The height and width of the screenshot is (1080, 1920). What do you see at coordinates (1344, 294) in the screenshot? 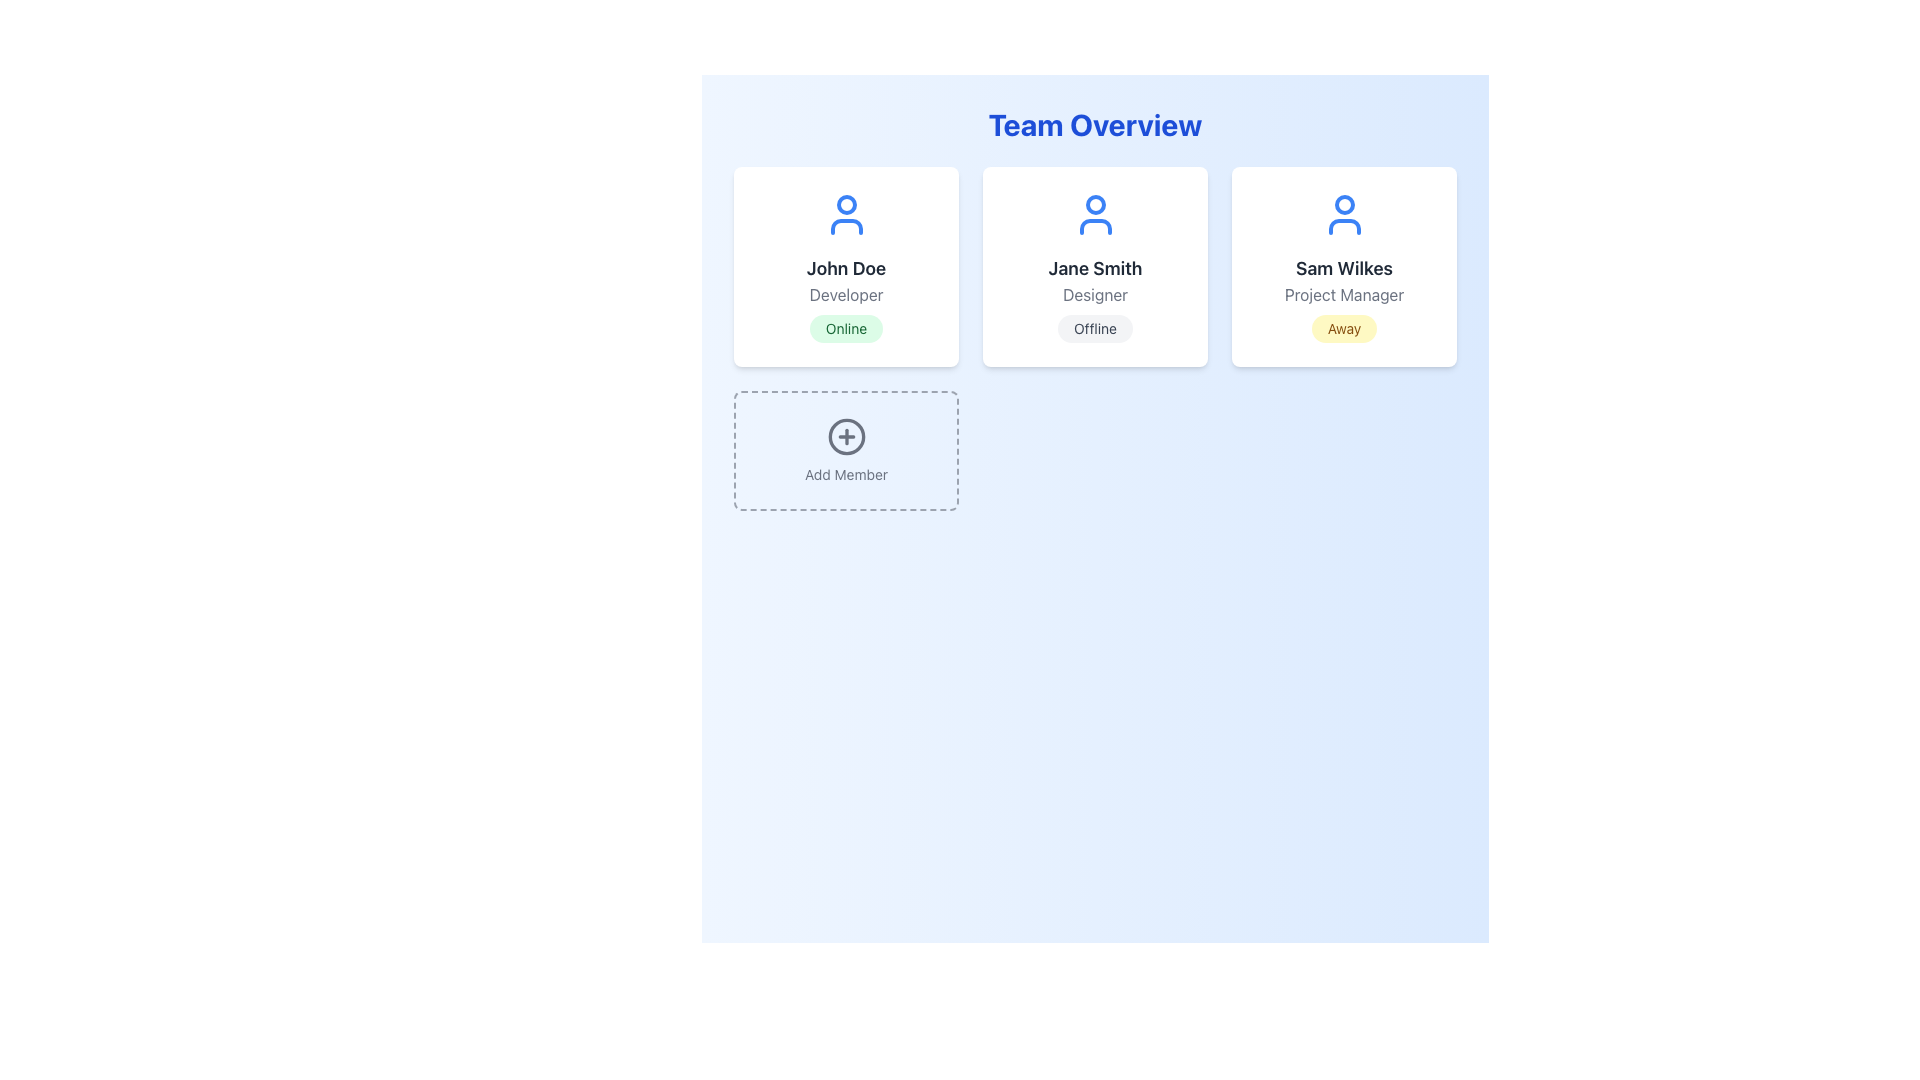
I see `the 'Project Manager' text label element displayed in gray, located directly below 'Sam Wilkes' and above the 'Away' badge` at bounding box center [1344, 294].